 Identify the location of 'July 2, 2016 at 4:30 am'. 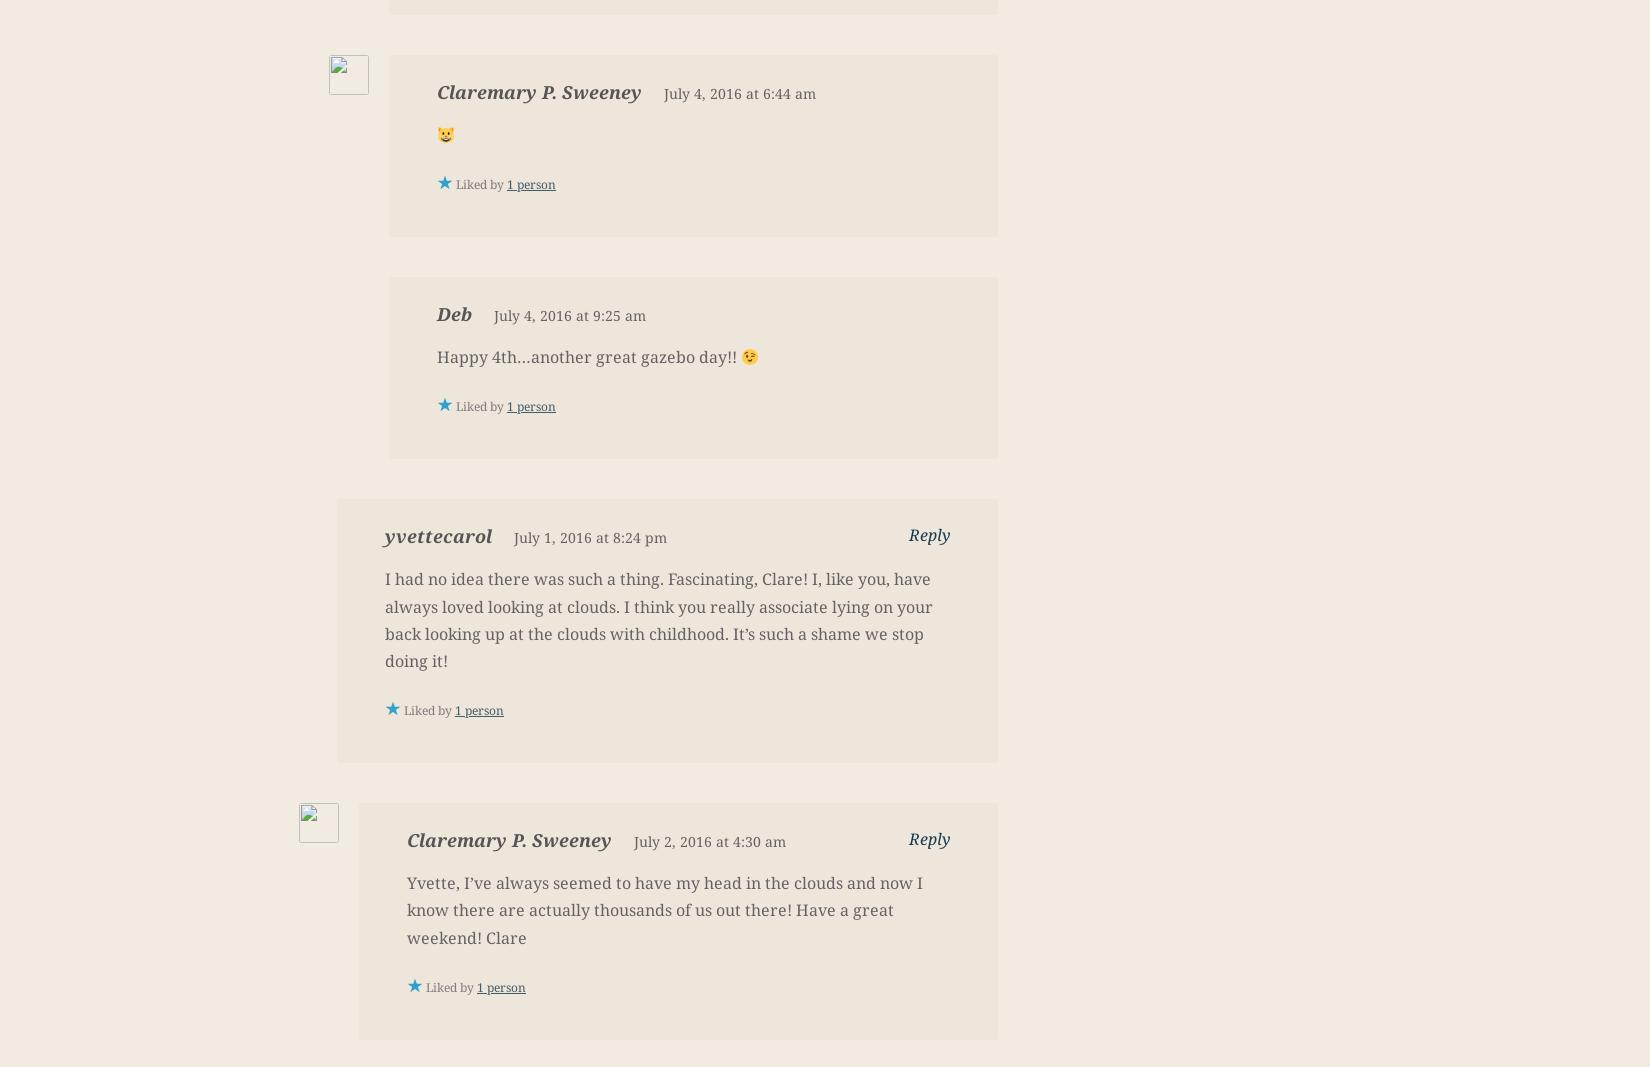
(708, 840).